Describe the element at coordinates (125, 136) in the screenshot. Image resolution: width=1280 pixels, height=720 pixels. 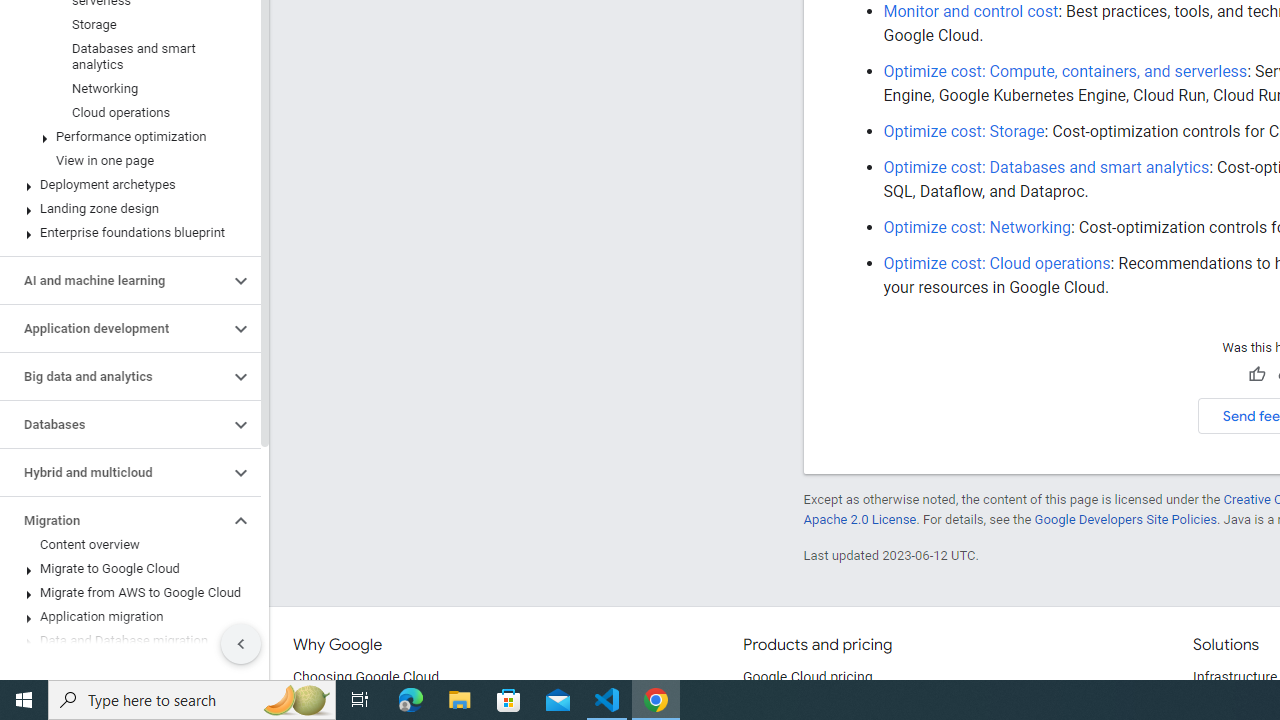
I see `'Performance optimization'` at that location.